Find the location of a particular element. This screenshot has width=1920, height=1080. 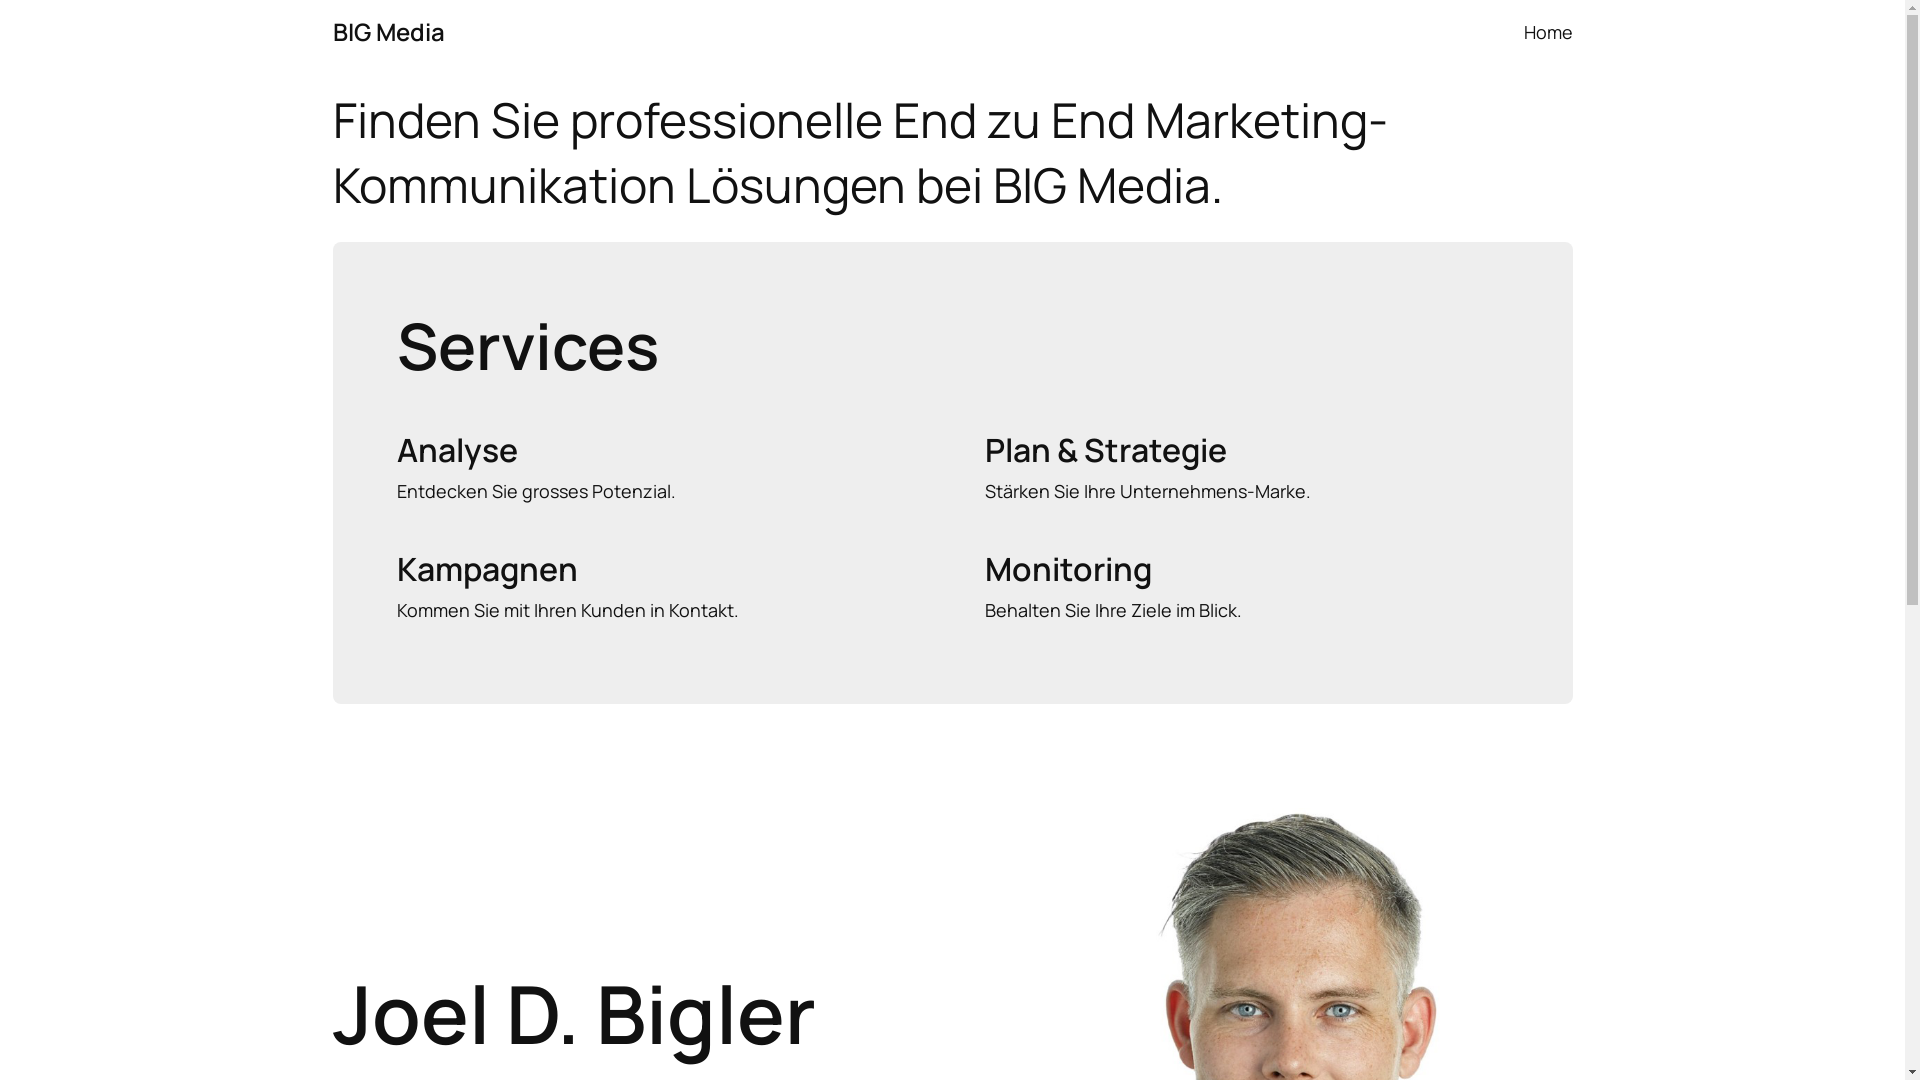

'Home' is located at coordinates (1547, 31).